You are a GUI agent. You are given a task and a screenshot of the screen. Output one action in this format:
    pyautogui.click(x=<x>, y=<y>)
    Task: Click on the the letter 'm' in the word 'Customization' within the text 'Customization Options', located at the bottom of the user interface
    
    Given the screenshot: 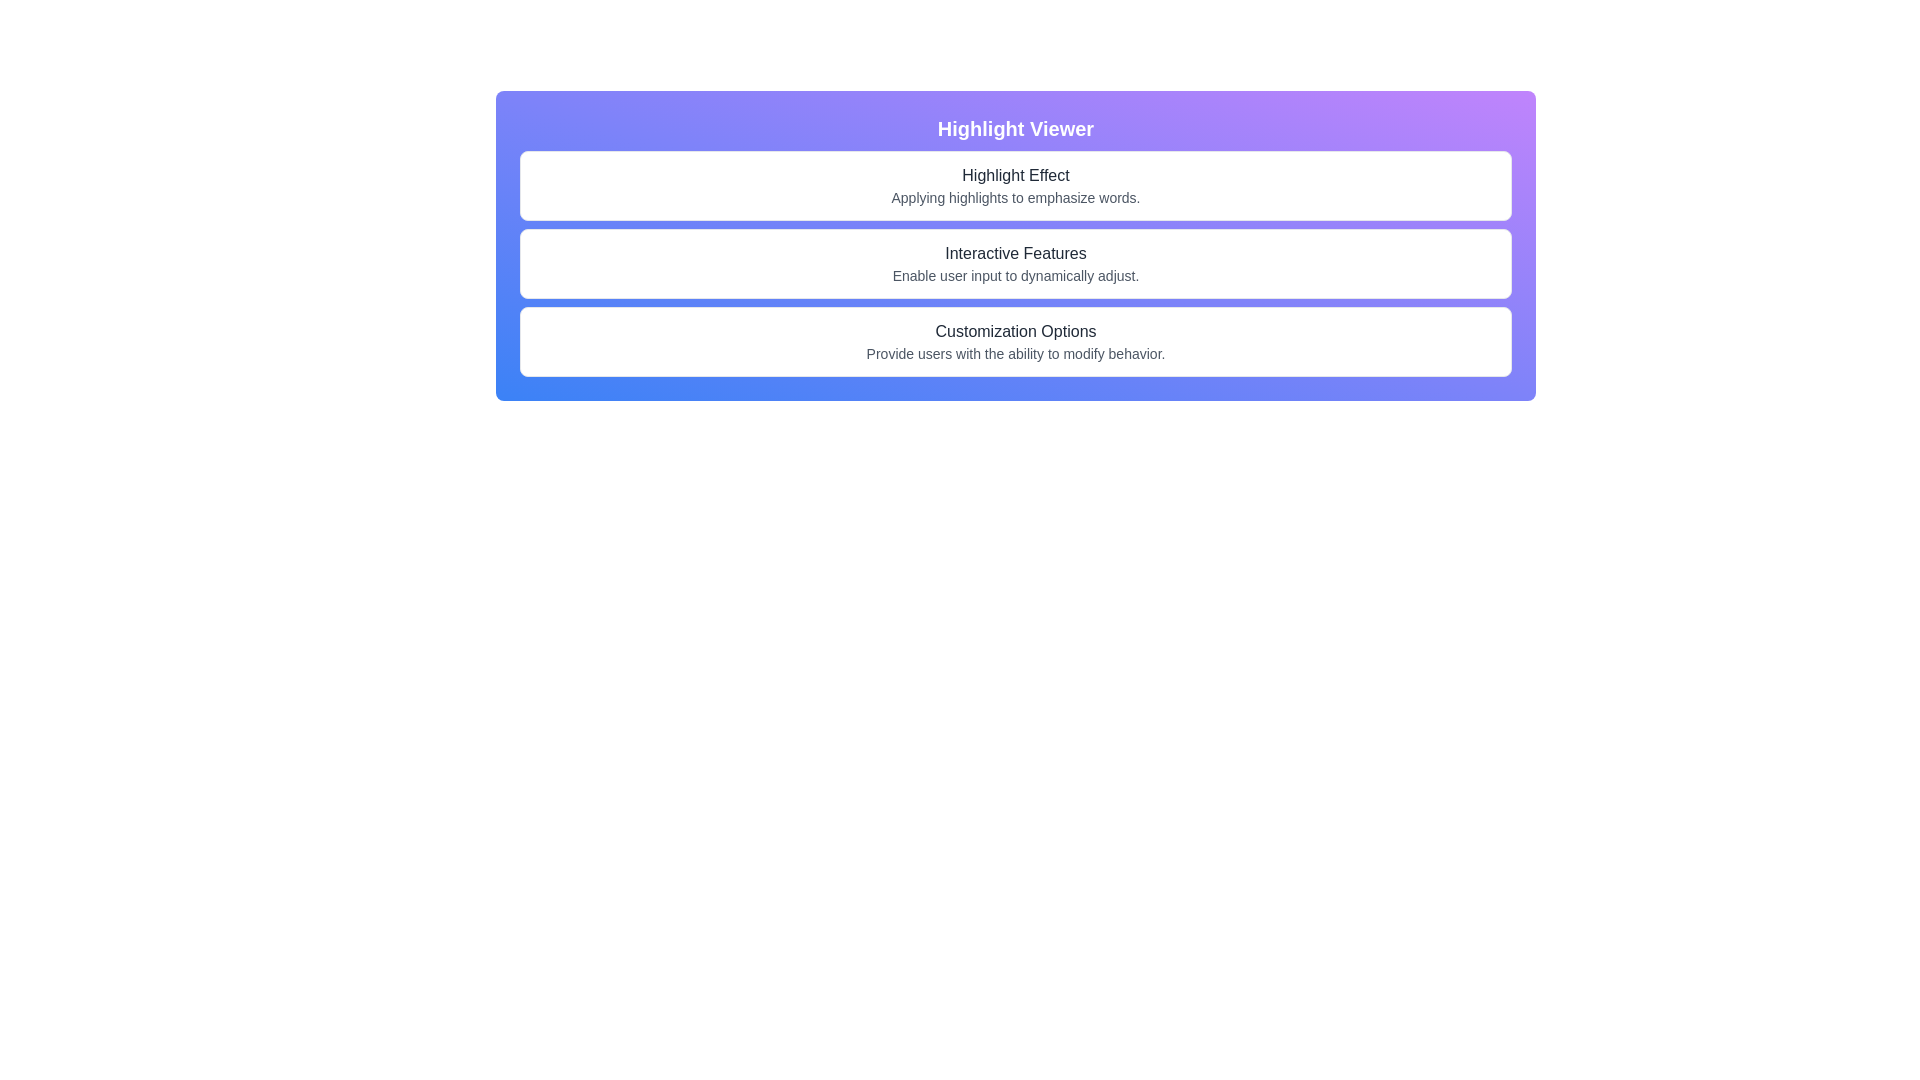 What is the action you would take?
    pyautogui.click(x=983, y=330)
    